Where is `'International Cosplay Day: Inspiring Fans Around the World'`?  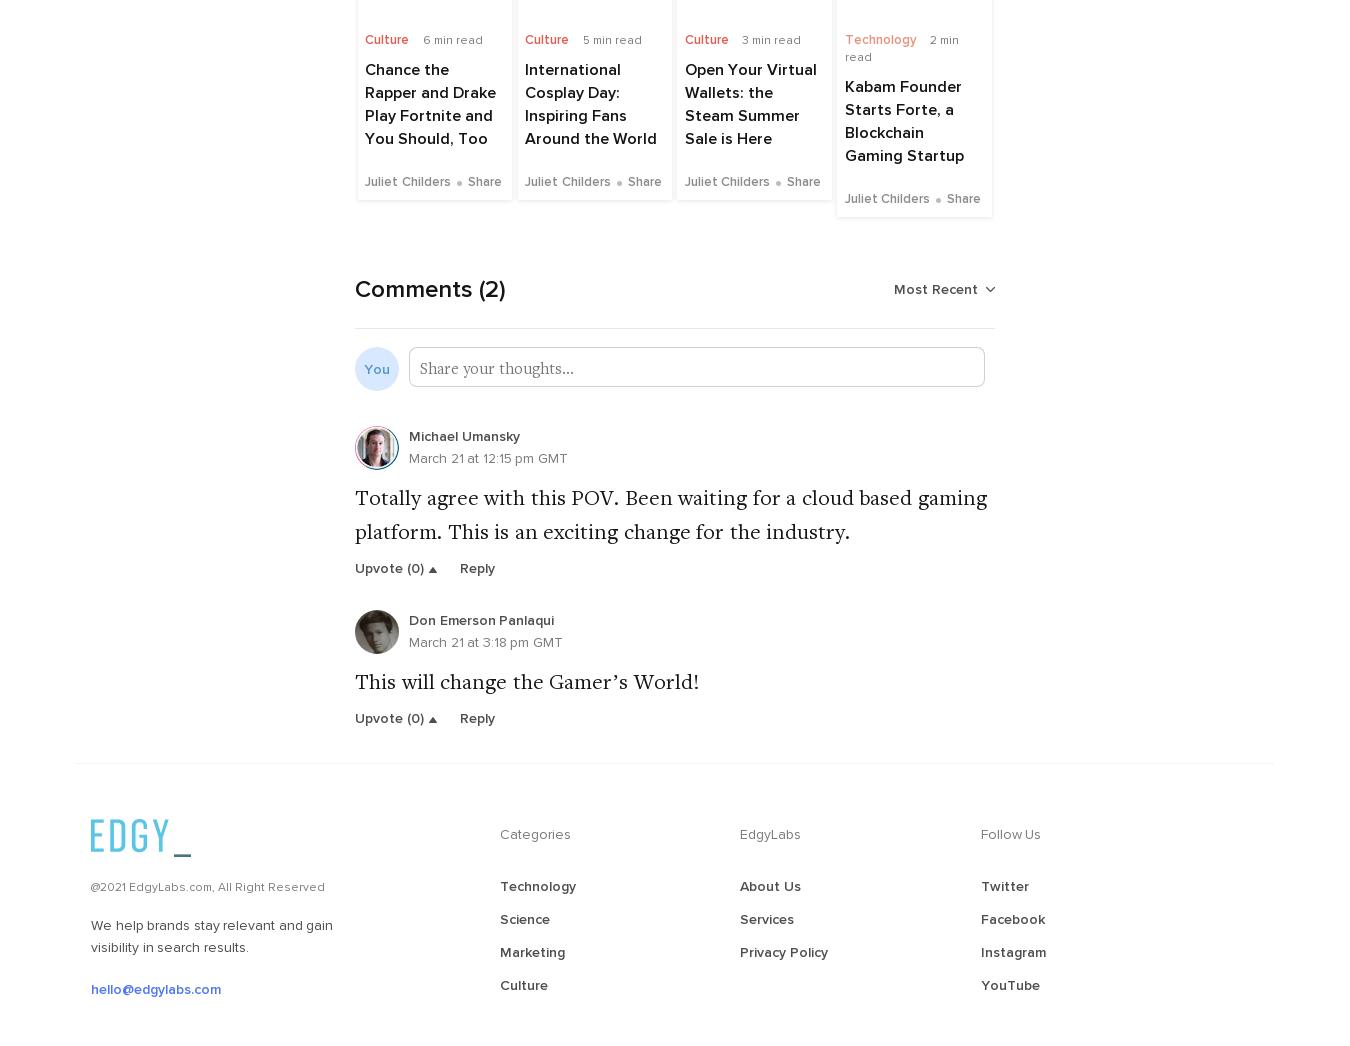 'International Cosplay Day: Inspiring Fans Around the World' is located at coordinates (593, 113).